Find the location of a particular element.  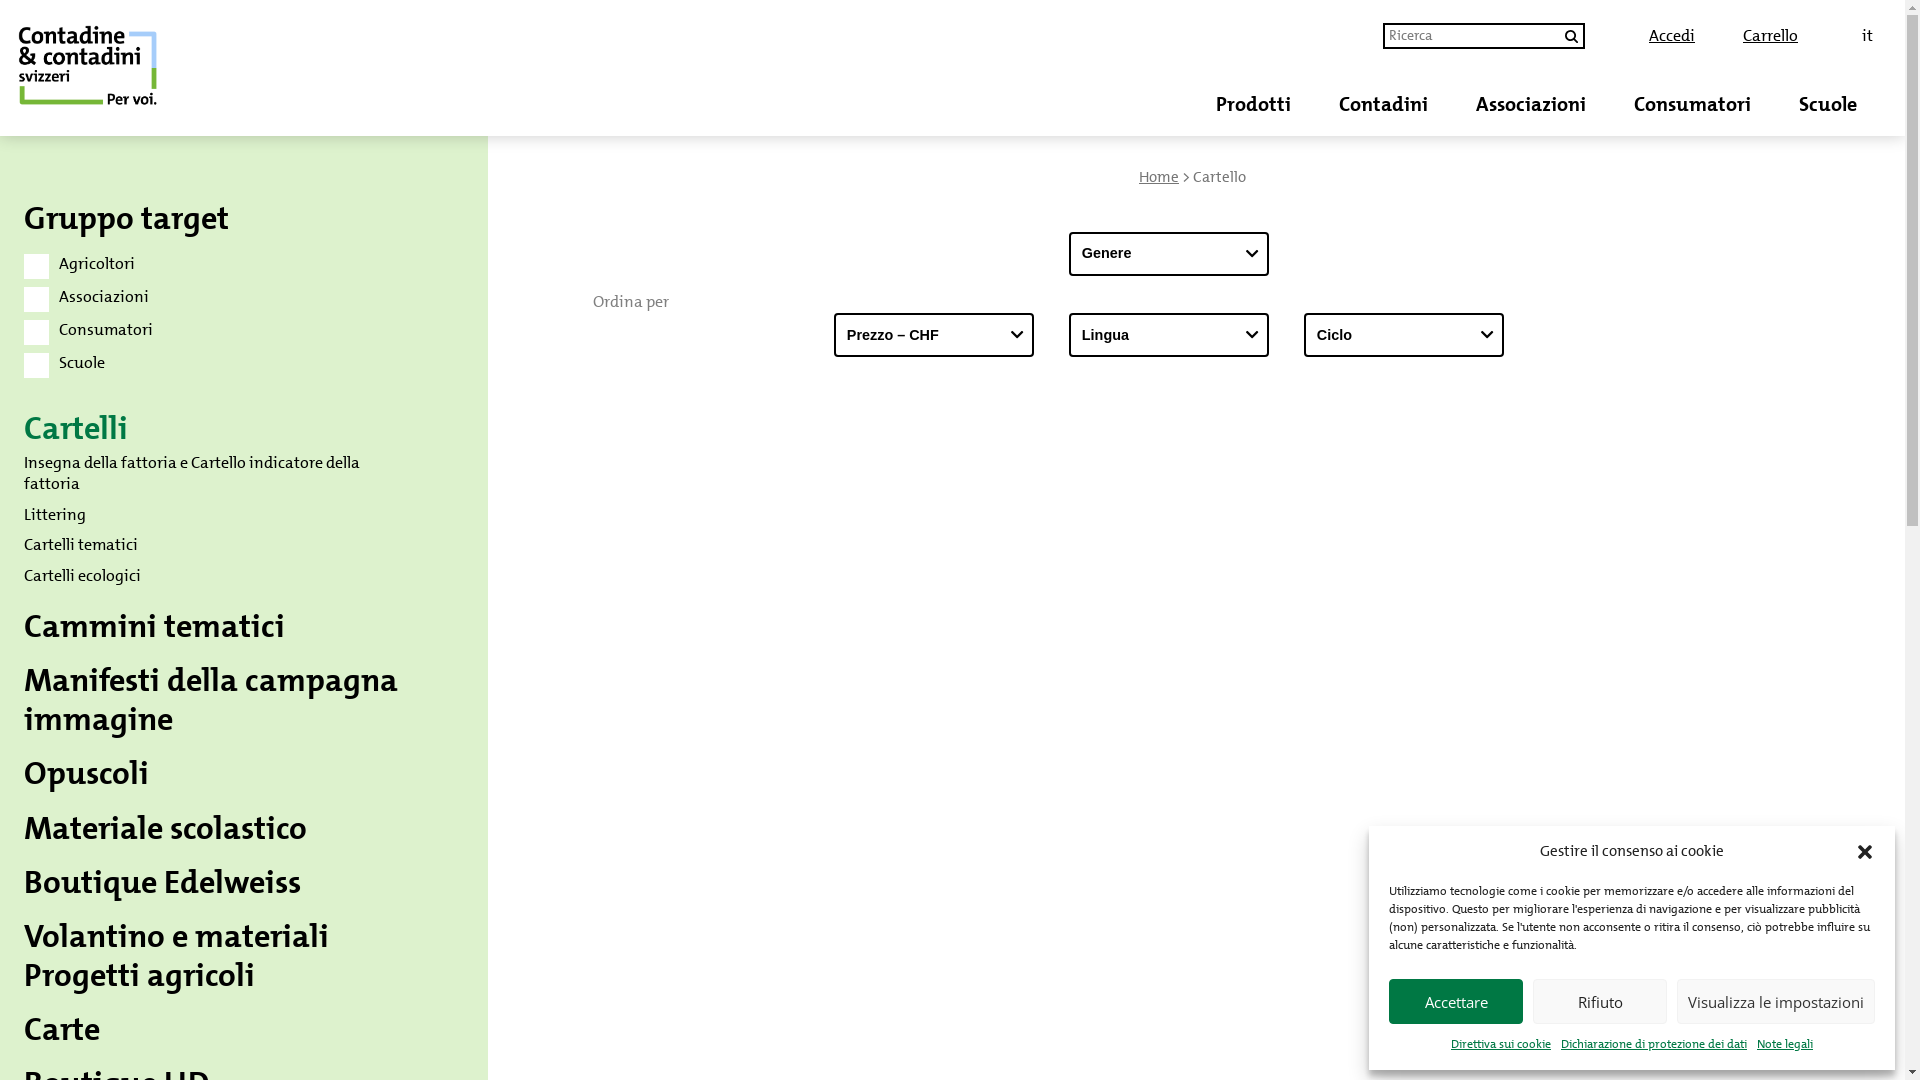

'Associazioni' is located at coordinates (1530, 104).